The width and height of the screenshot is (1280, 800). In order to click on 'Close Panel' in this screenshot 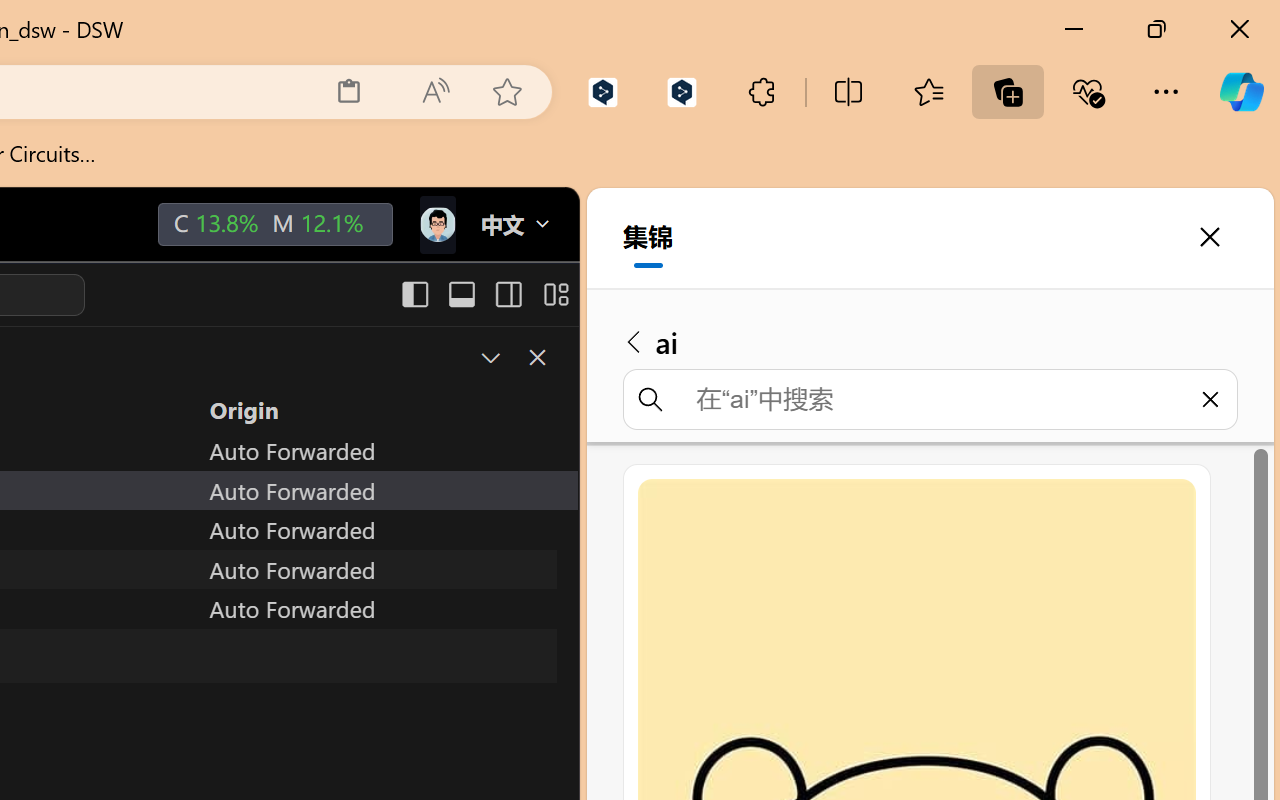, I will do `click(536, 357)`.